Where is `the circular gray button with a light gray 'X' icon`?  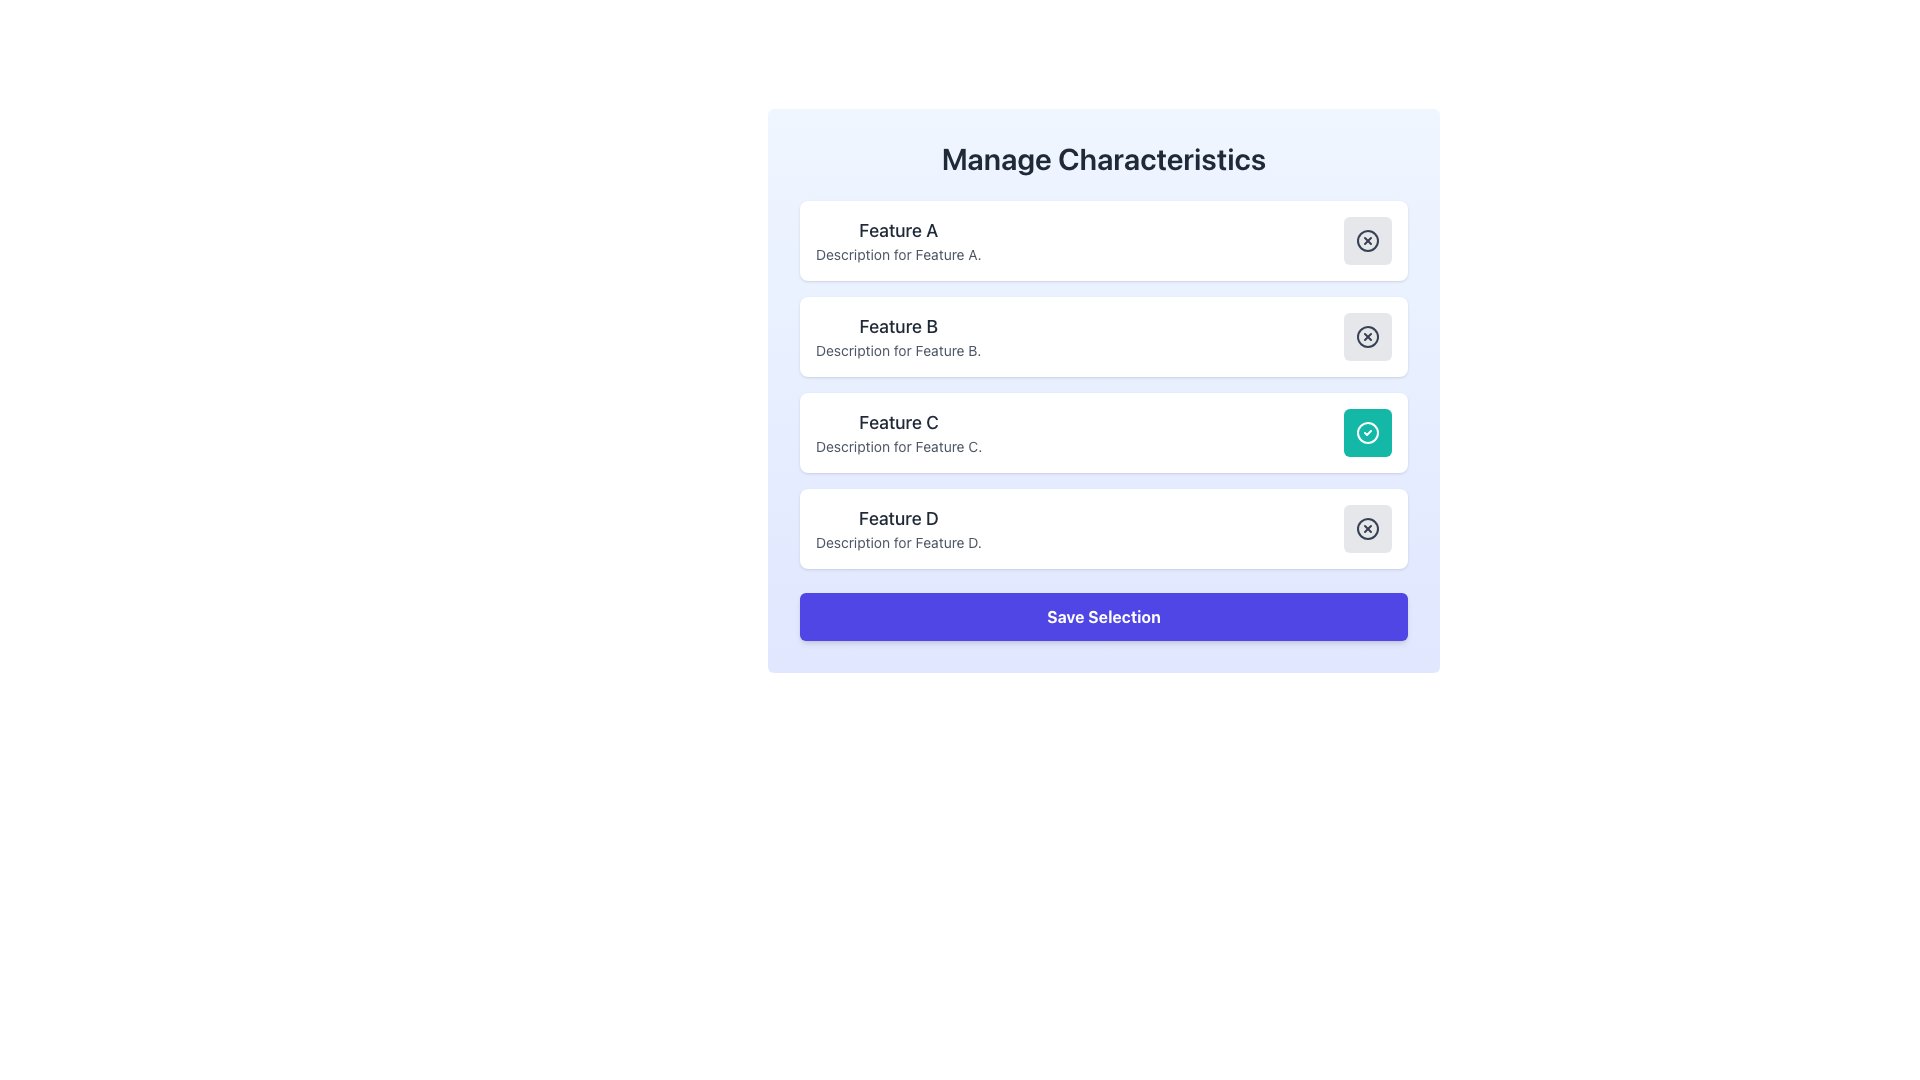 the circular gray button with a light gray 'X' icon is located at coordinates (1367, 239).